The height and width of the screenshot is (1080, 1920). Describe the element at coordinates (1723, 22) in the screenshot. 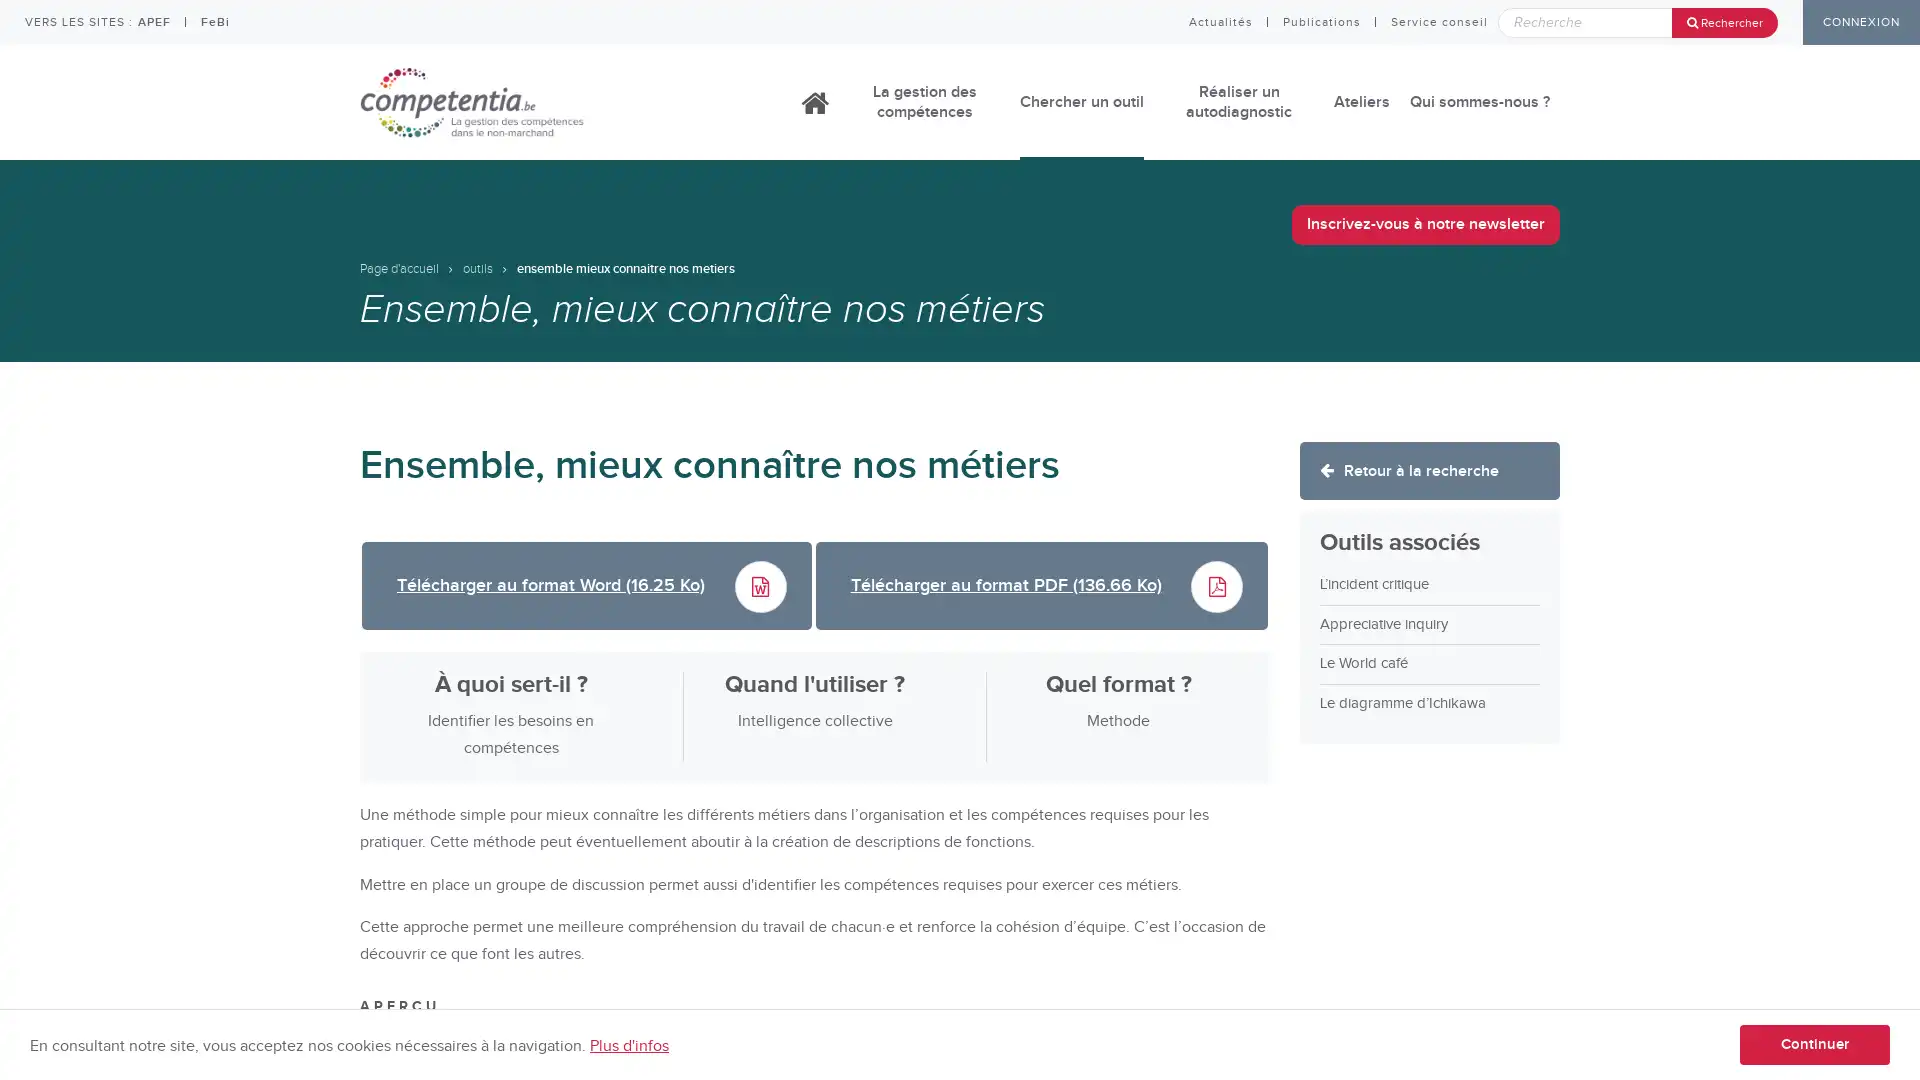

I see `Rechercher` at that location.